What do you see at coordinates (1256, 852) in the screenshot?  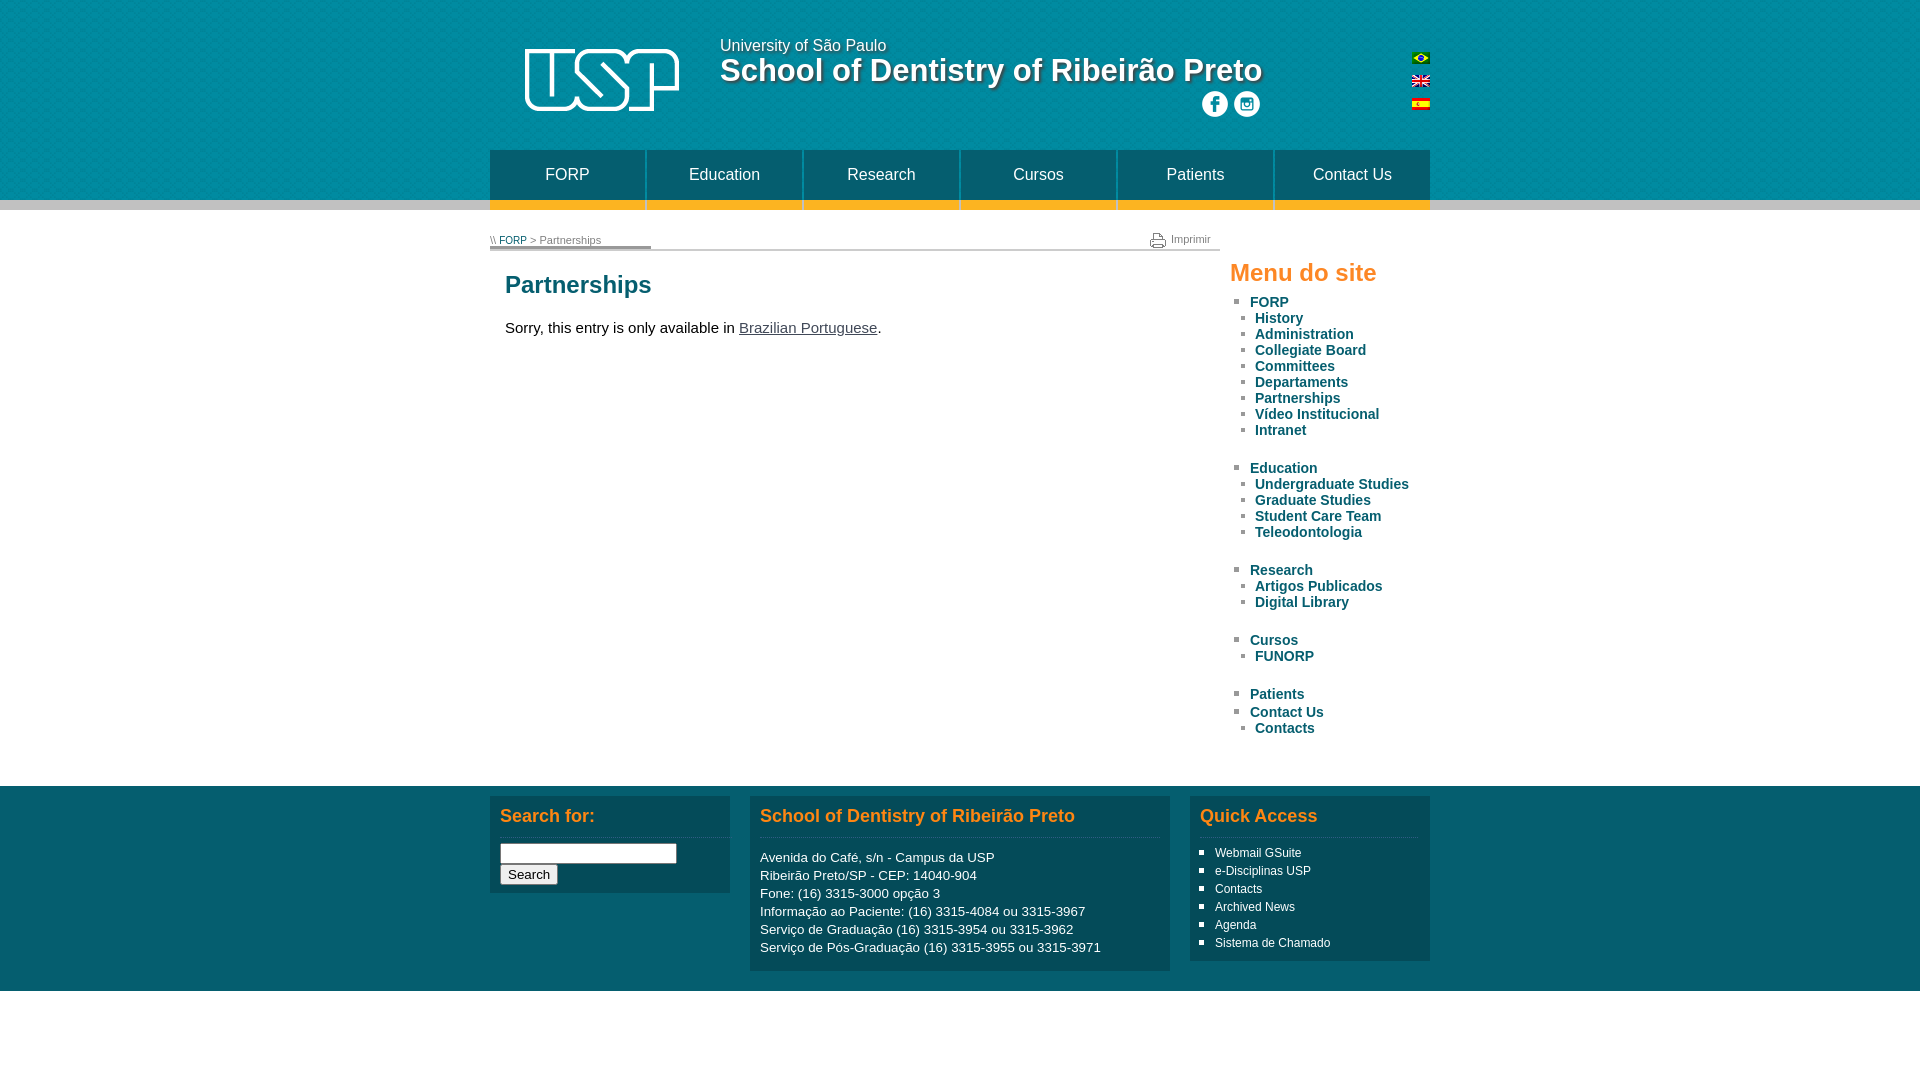 I see `'Webmail GSuite'` at bounding box center [1256, 852].